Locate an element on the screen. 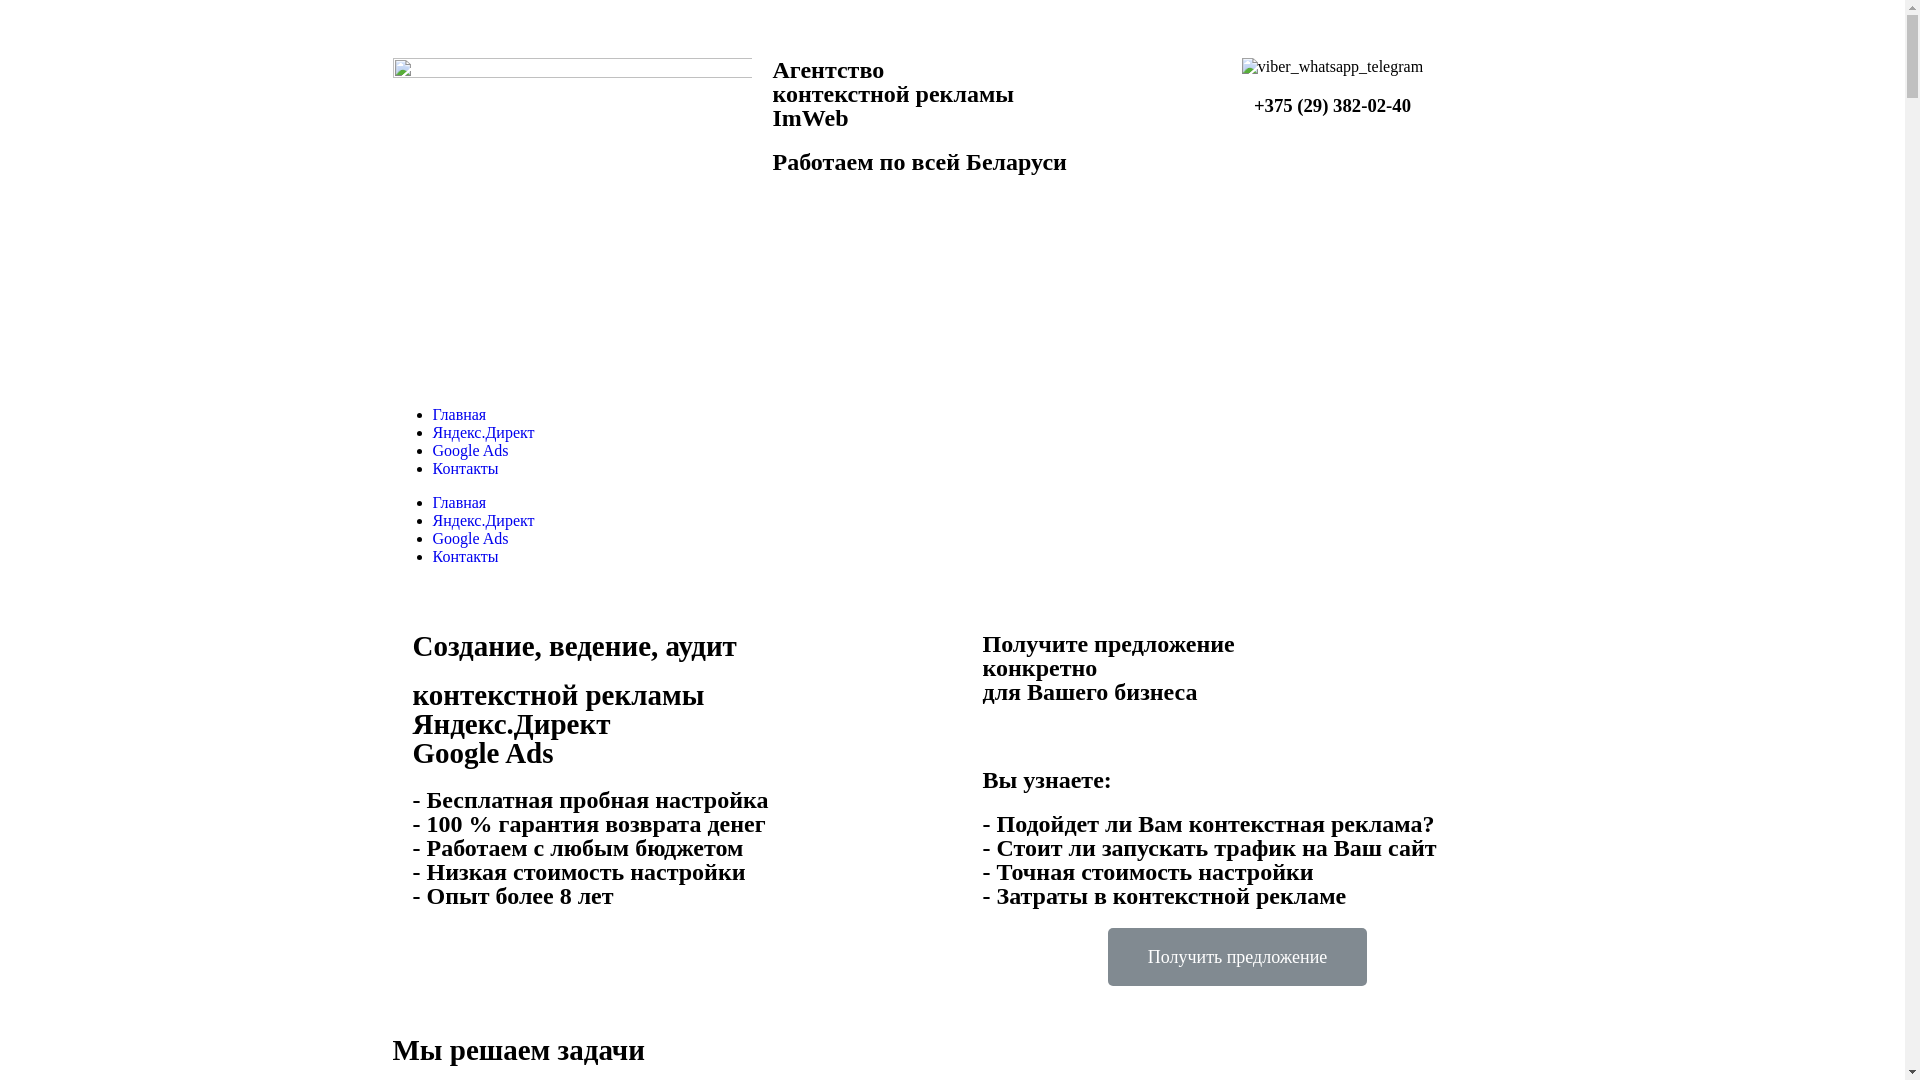 Image resolution: width=1920 pixels, height=1080 pixels. 'Google Ads' is located at coordinates (469, 450).